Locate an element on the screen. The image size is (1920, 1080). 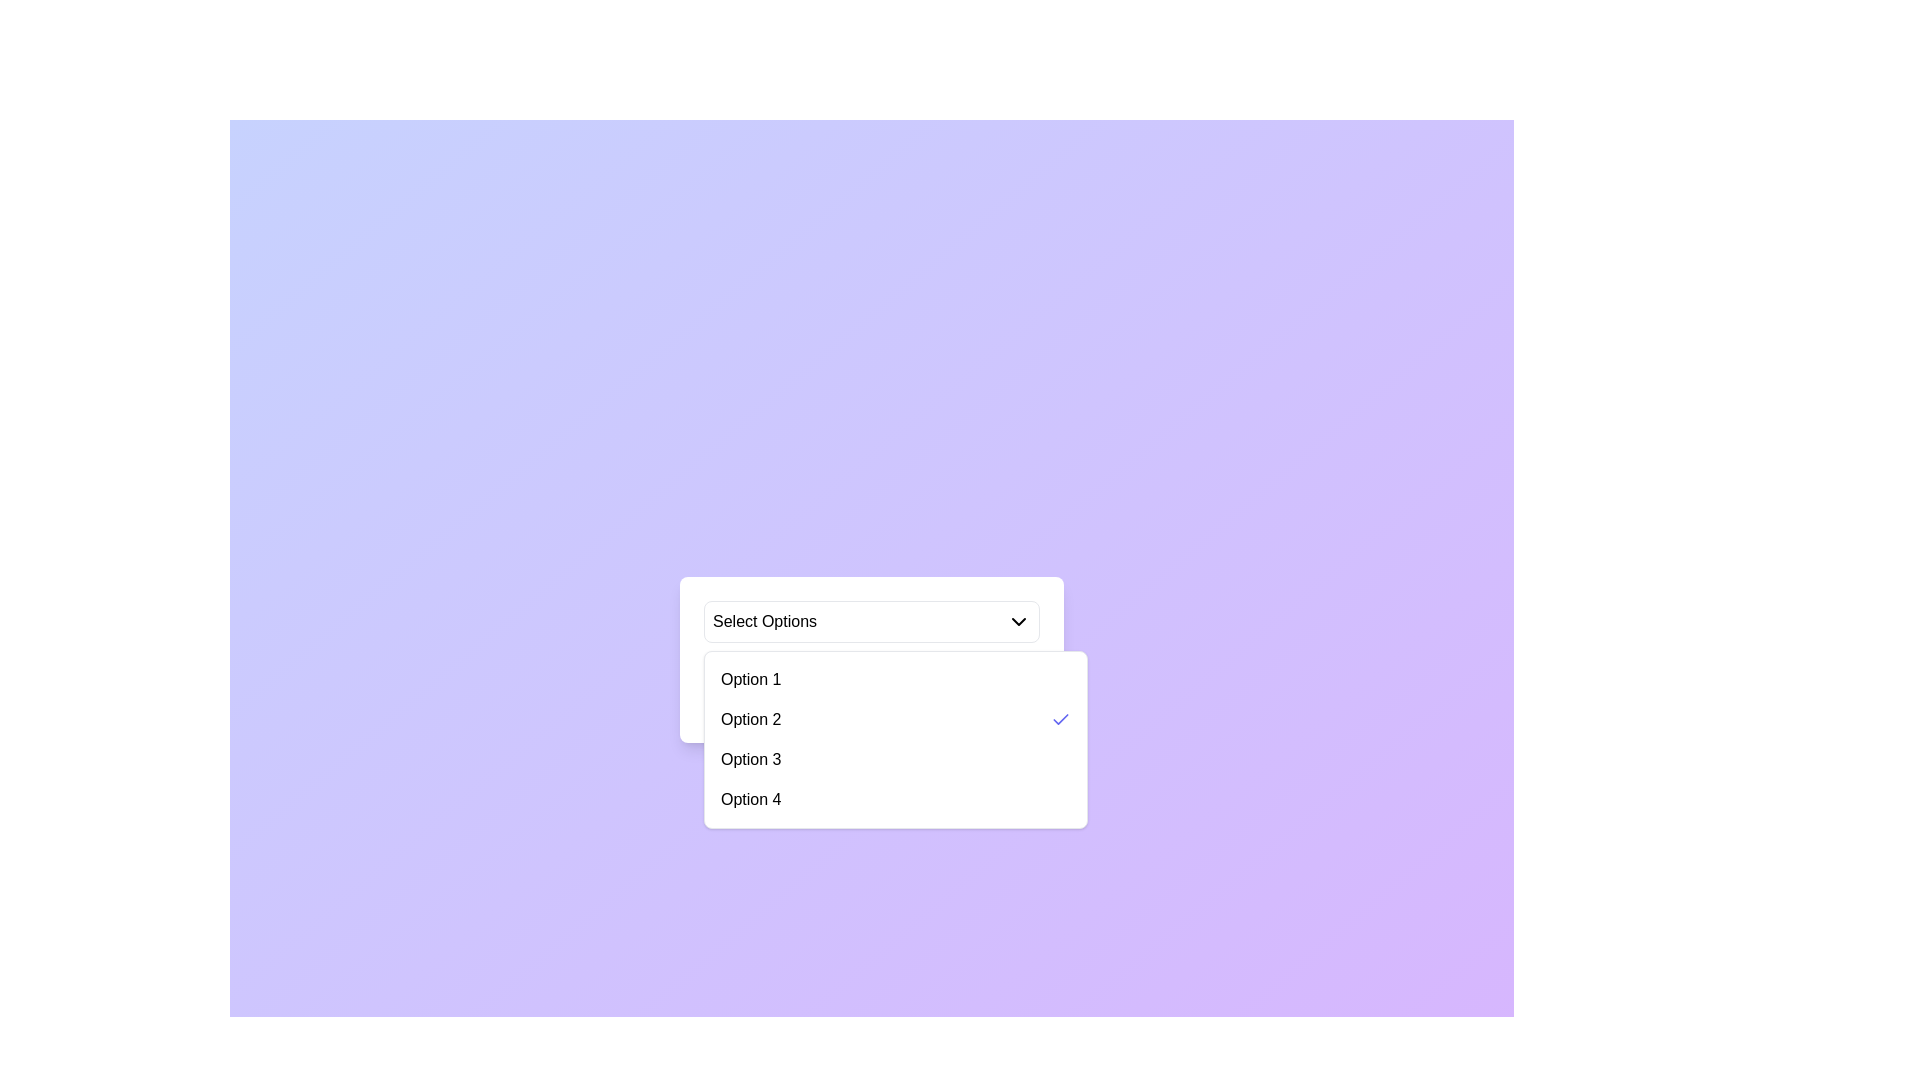
the small checkmark icon with a thin stroke, which is part of a larger SVG component near the center of the dropdown panel aligned with 'Option 2' is located at coordinates (1059, 717).